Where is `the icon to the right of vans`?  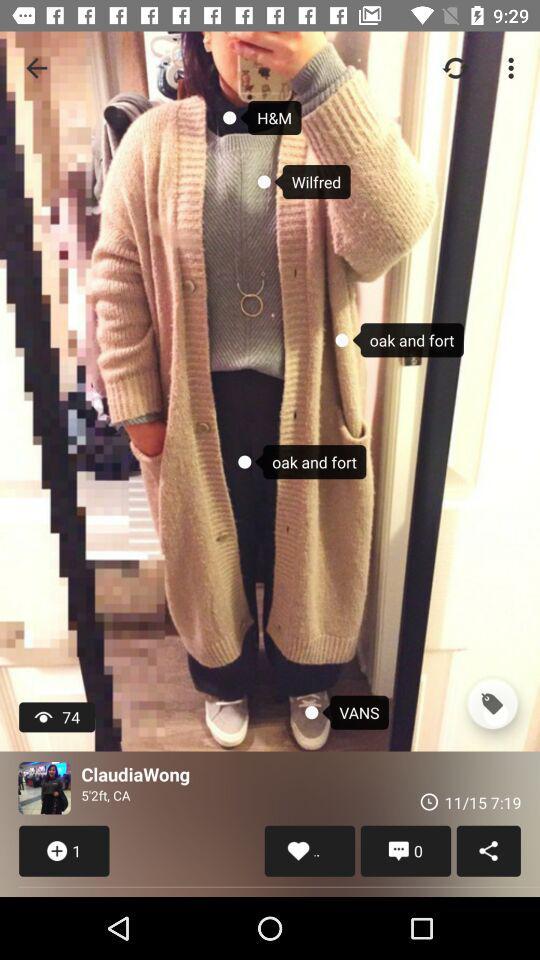 the icon to the right of vans is located at coordinates (491, 704).